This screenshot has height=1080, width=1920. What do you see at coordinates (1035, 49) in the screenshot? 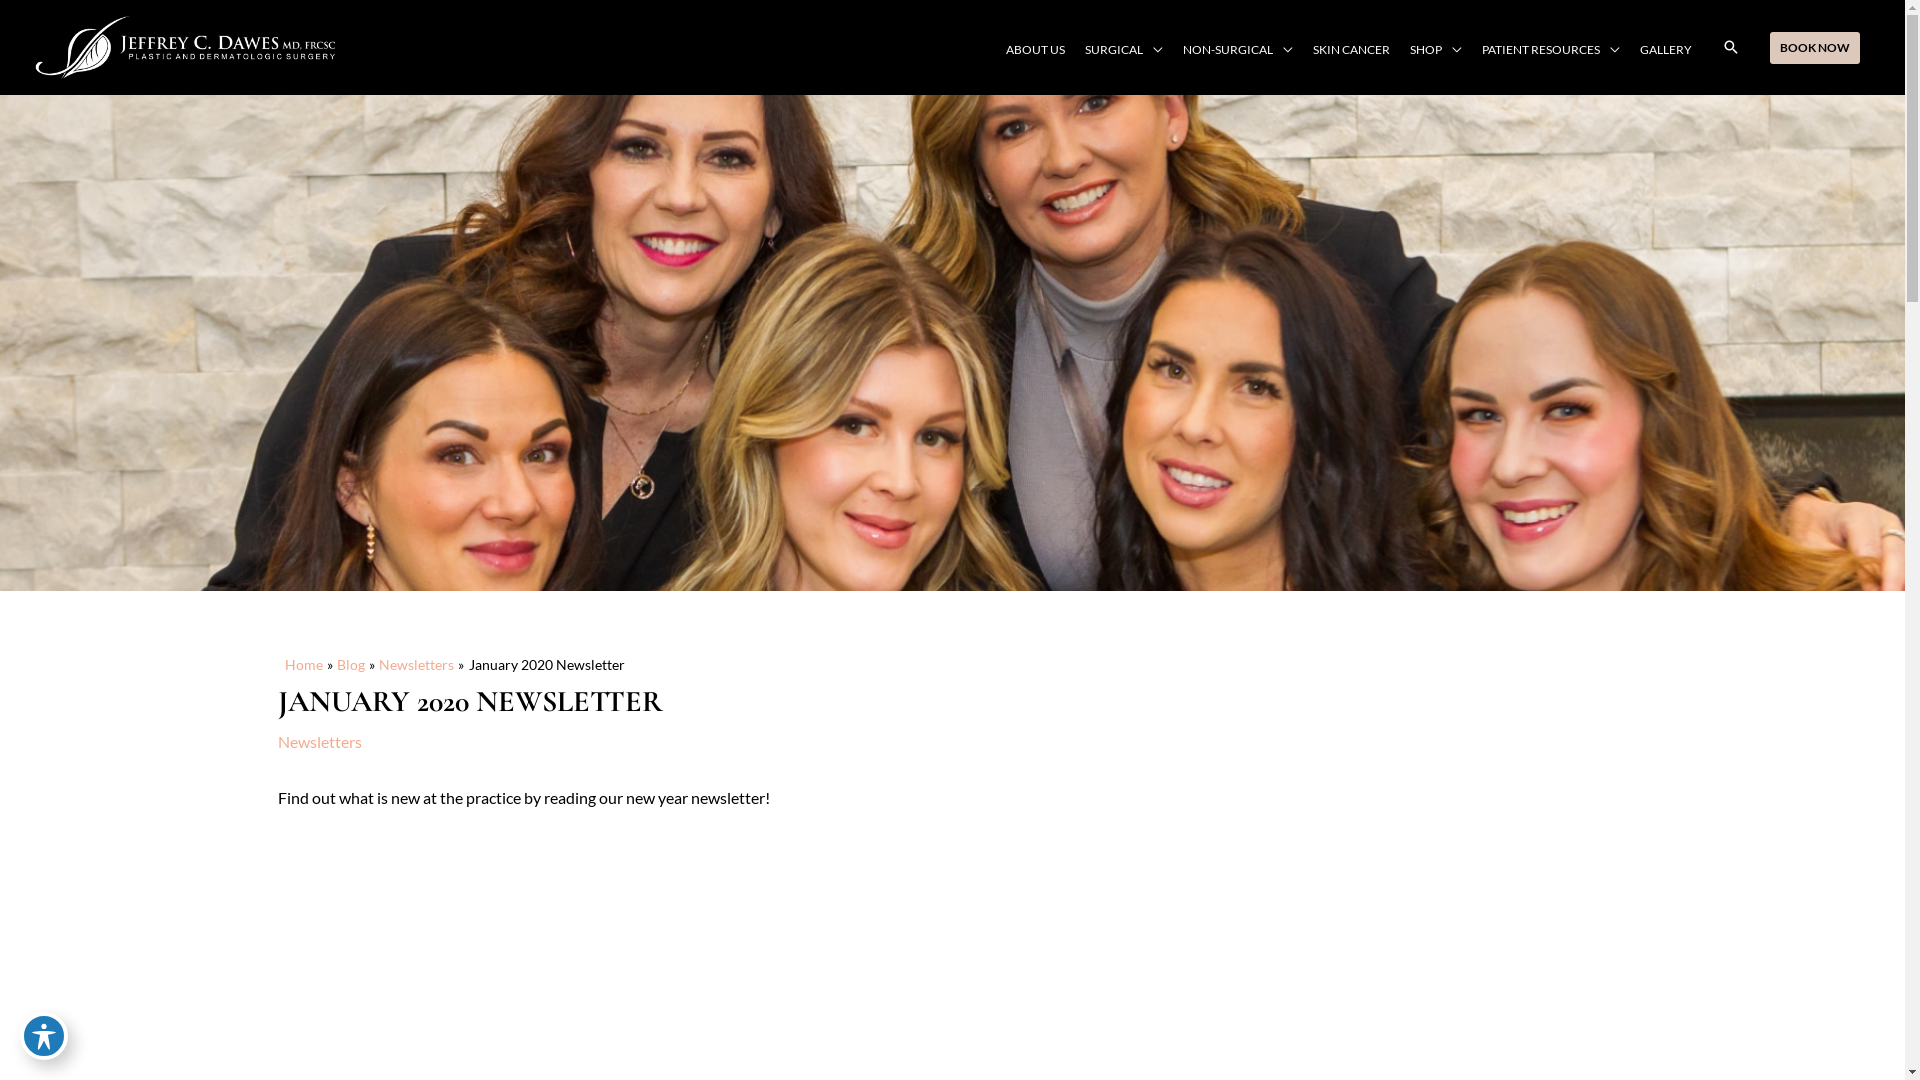
I see `'ABOUT US'` at bounding box center [1035, 49].